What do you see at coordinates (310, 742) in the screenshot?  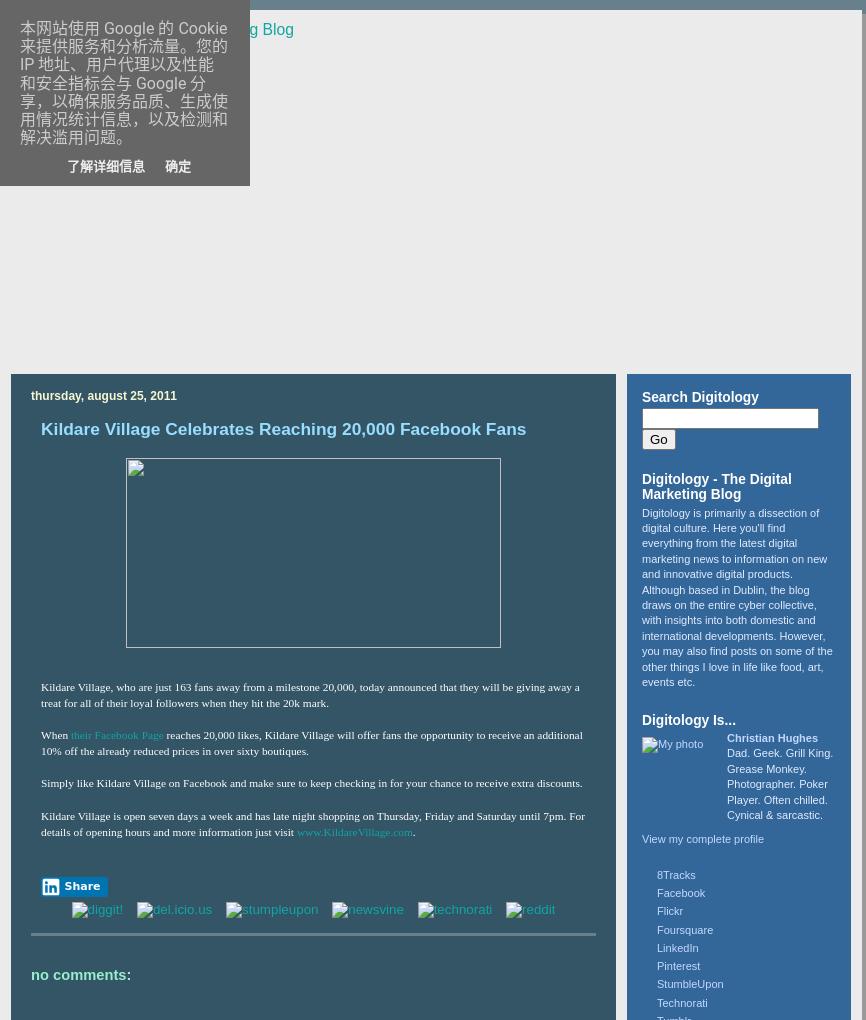 I see `'reaches 20,000 likes, Kildare Village will offer fans the opportunity to receive an additional 10% off the already reduced prices in over sixty boutiques.'` at bounding box center [310, 742].